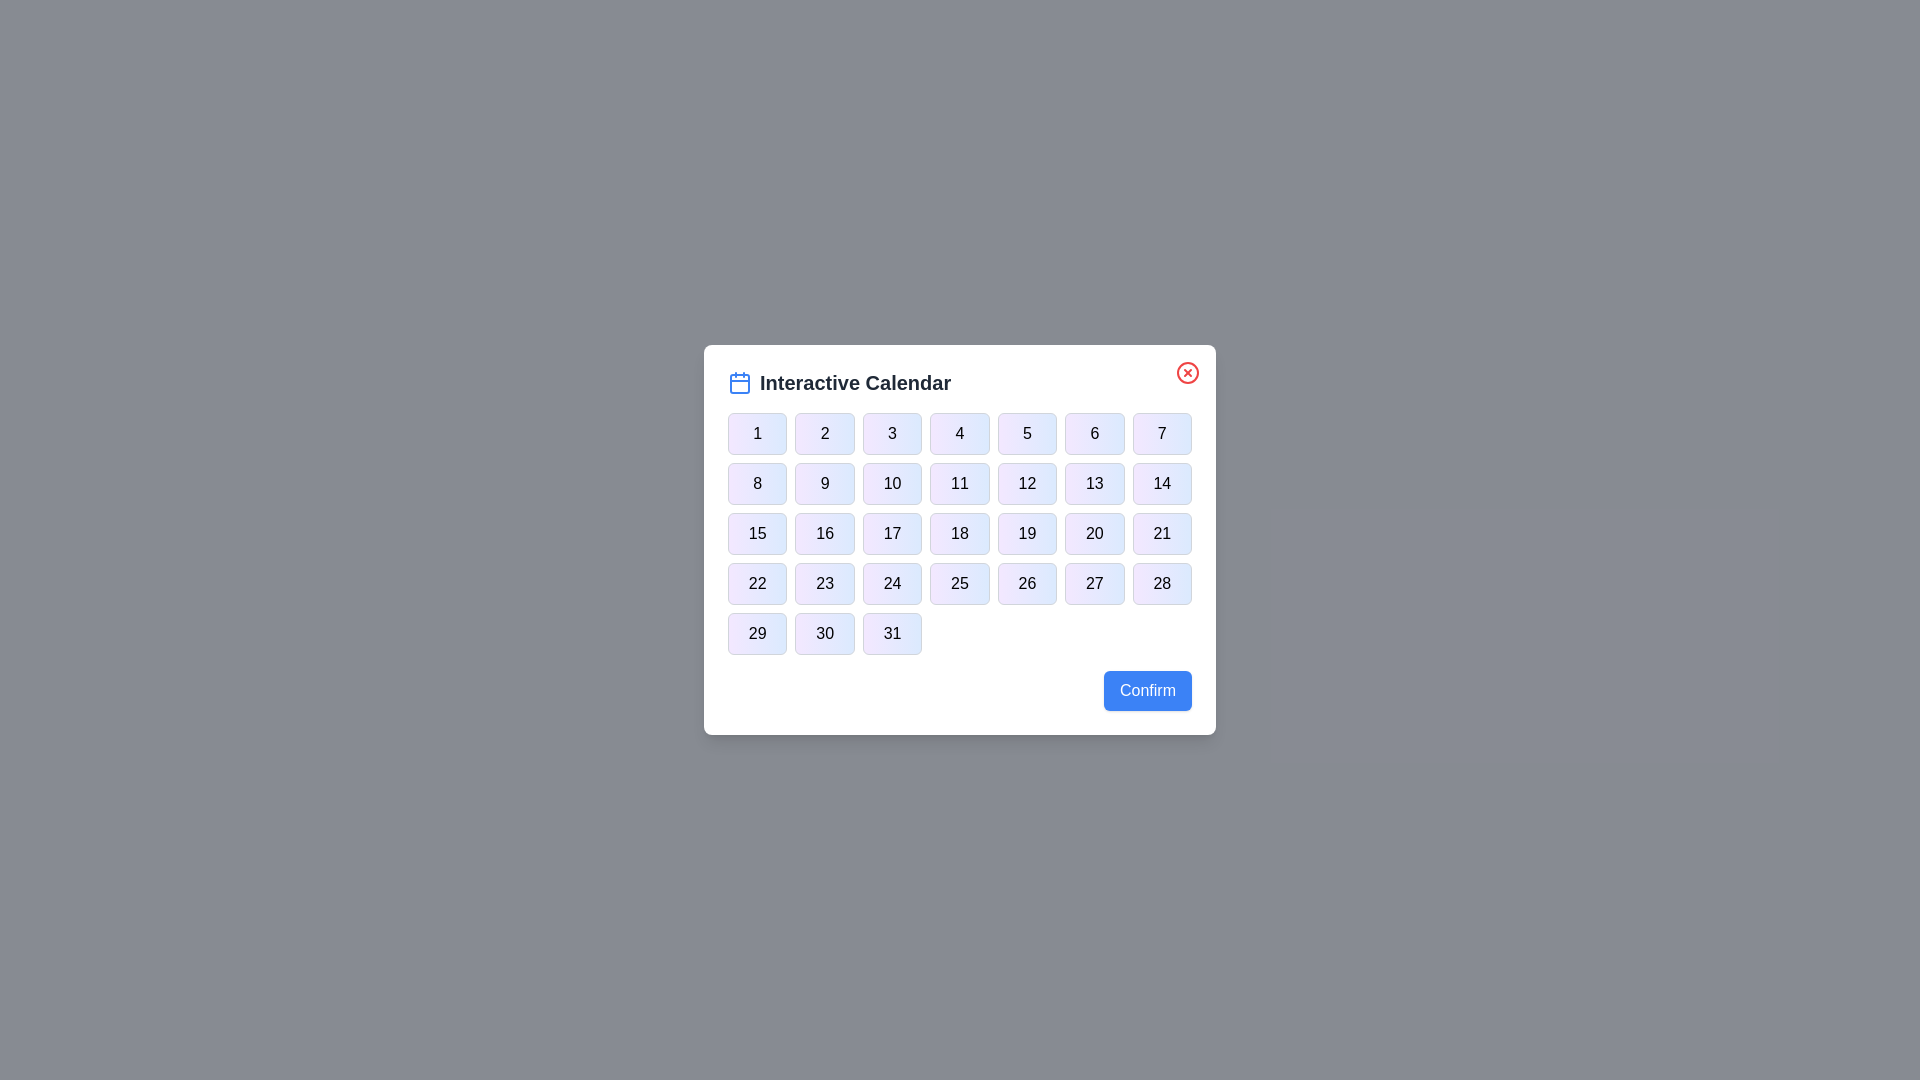  Describe the element at coordinates (891, 483) in the screenshot. I see `the button corresponding to day 10 in the calendar` at that location.